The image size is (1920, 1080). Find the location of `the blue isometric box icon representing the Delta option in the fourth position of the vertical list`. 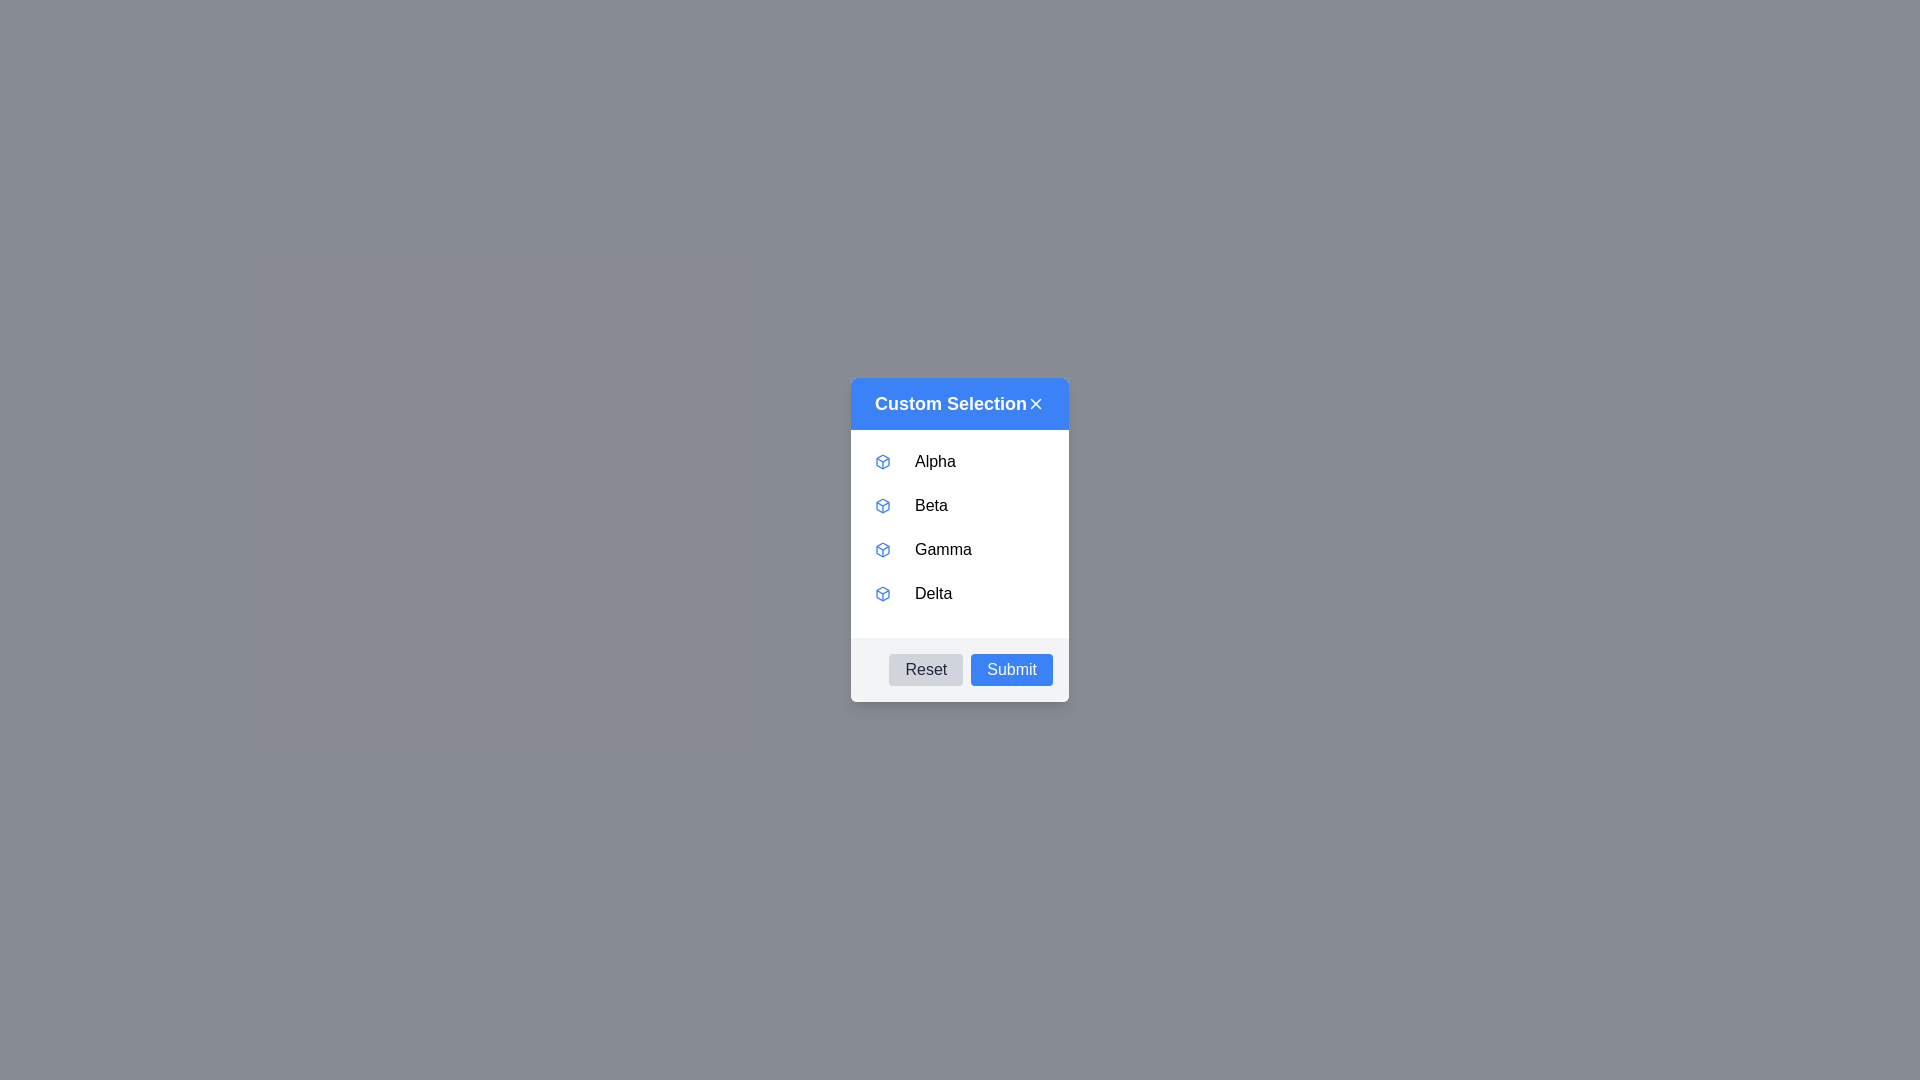

the blue isometric box icon representing the Delta option in the fourth position of the vertical list is located at coordinates (882, 593).